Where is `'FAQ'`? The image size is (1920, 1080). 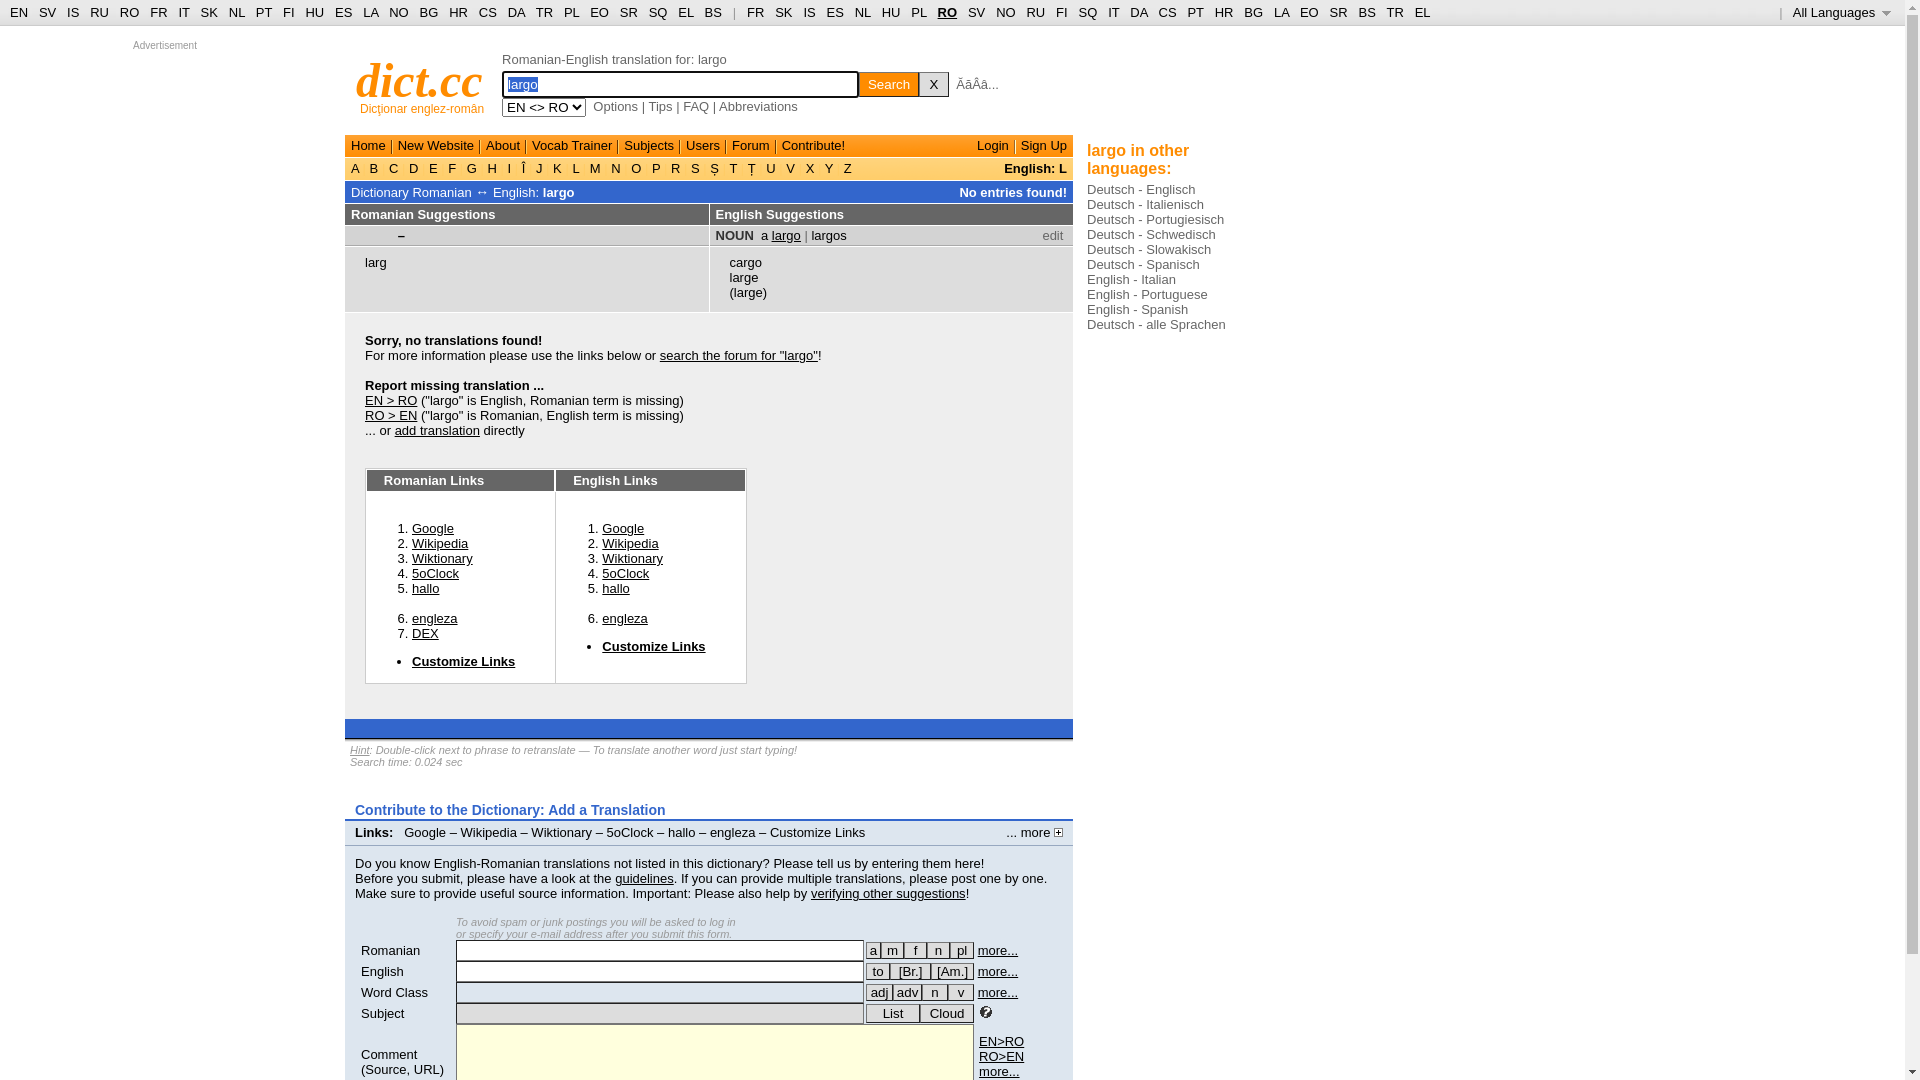
'FAQ' is located at coordinates (682, 106).